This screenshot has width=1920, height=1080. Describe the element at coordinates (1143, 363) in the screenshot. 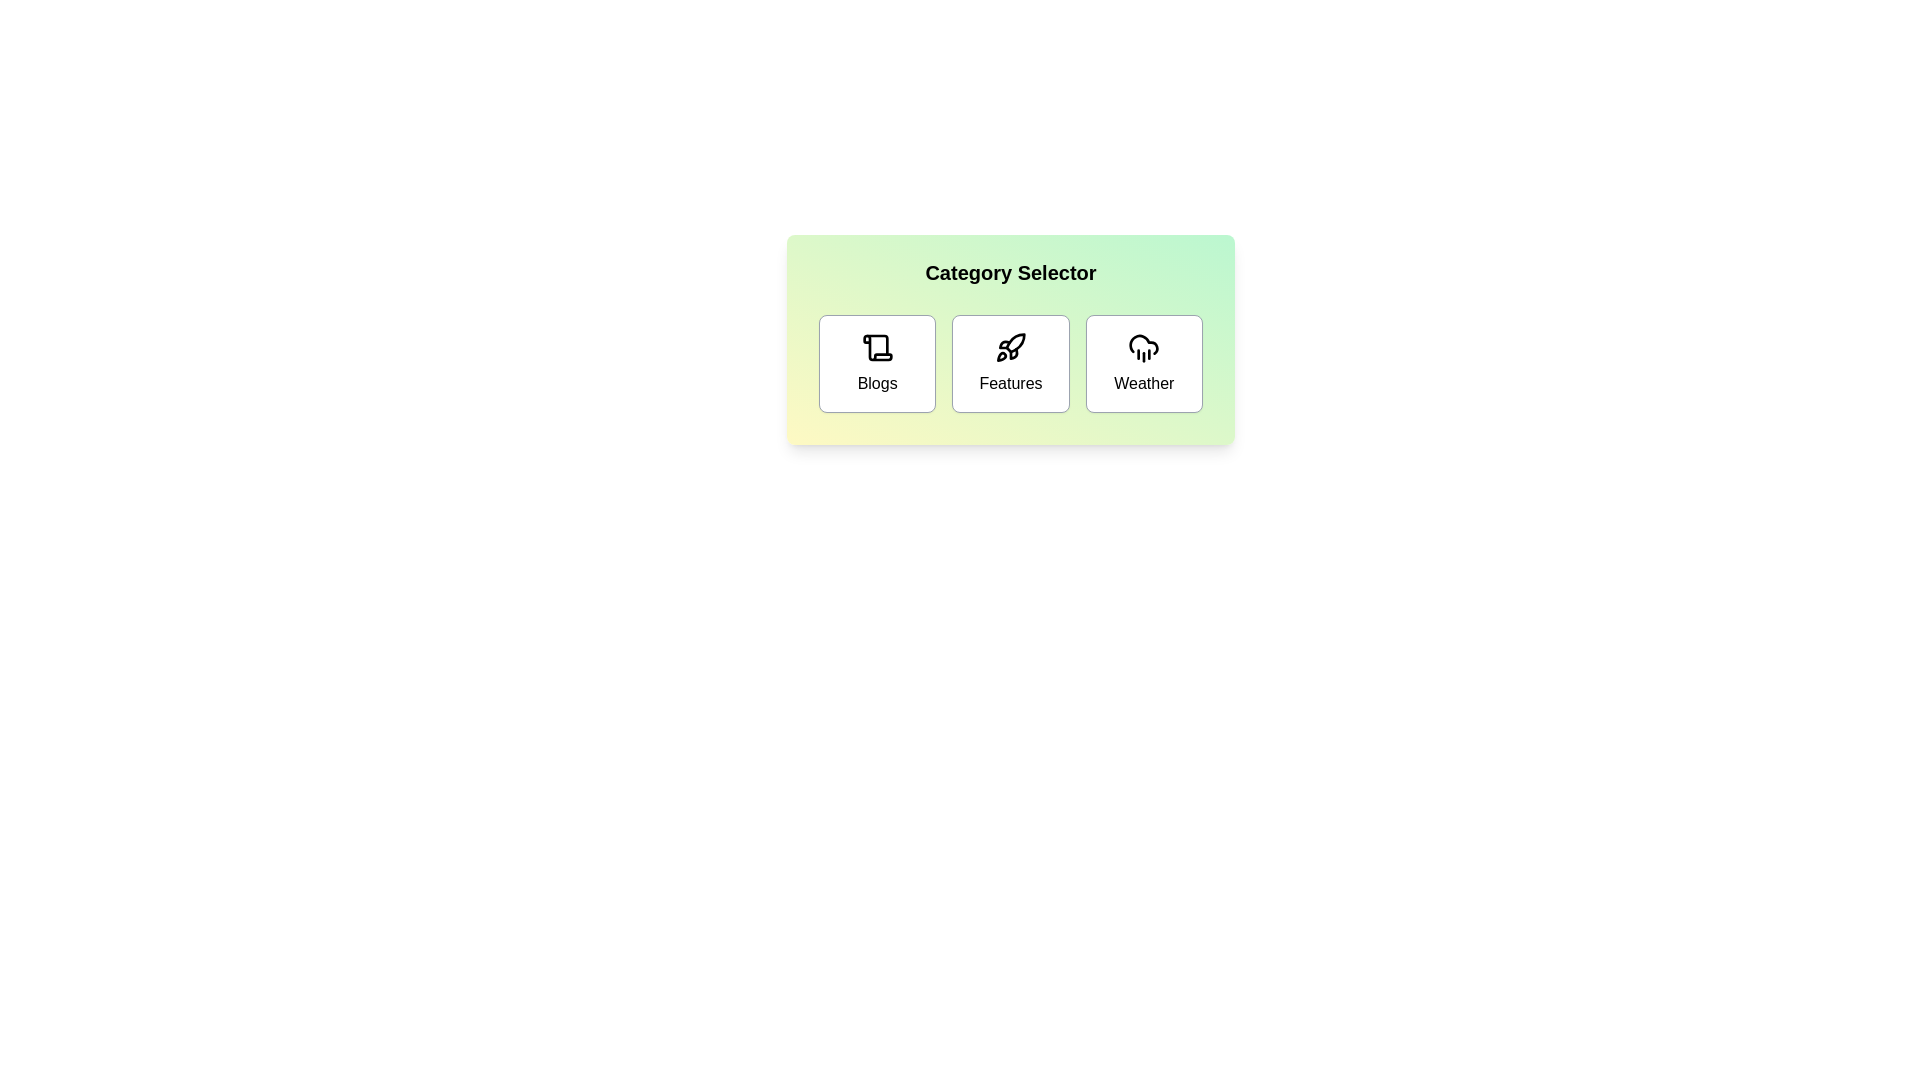

I see `the category button labeled 'Weather' to view its hover effects` at that location.